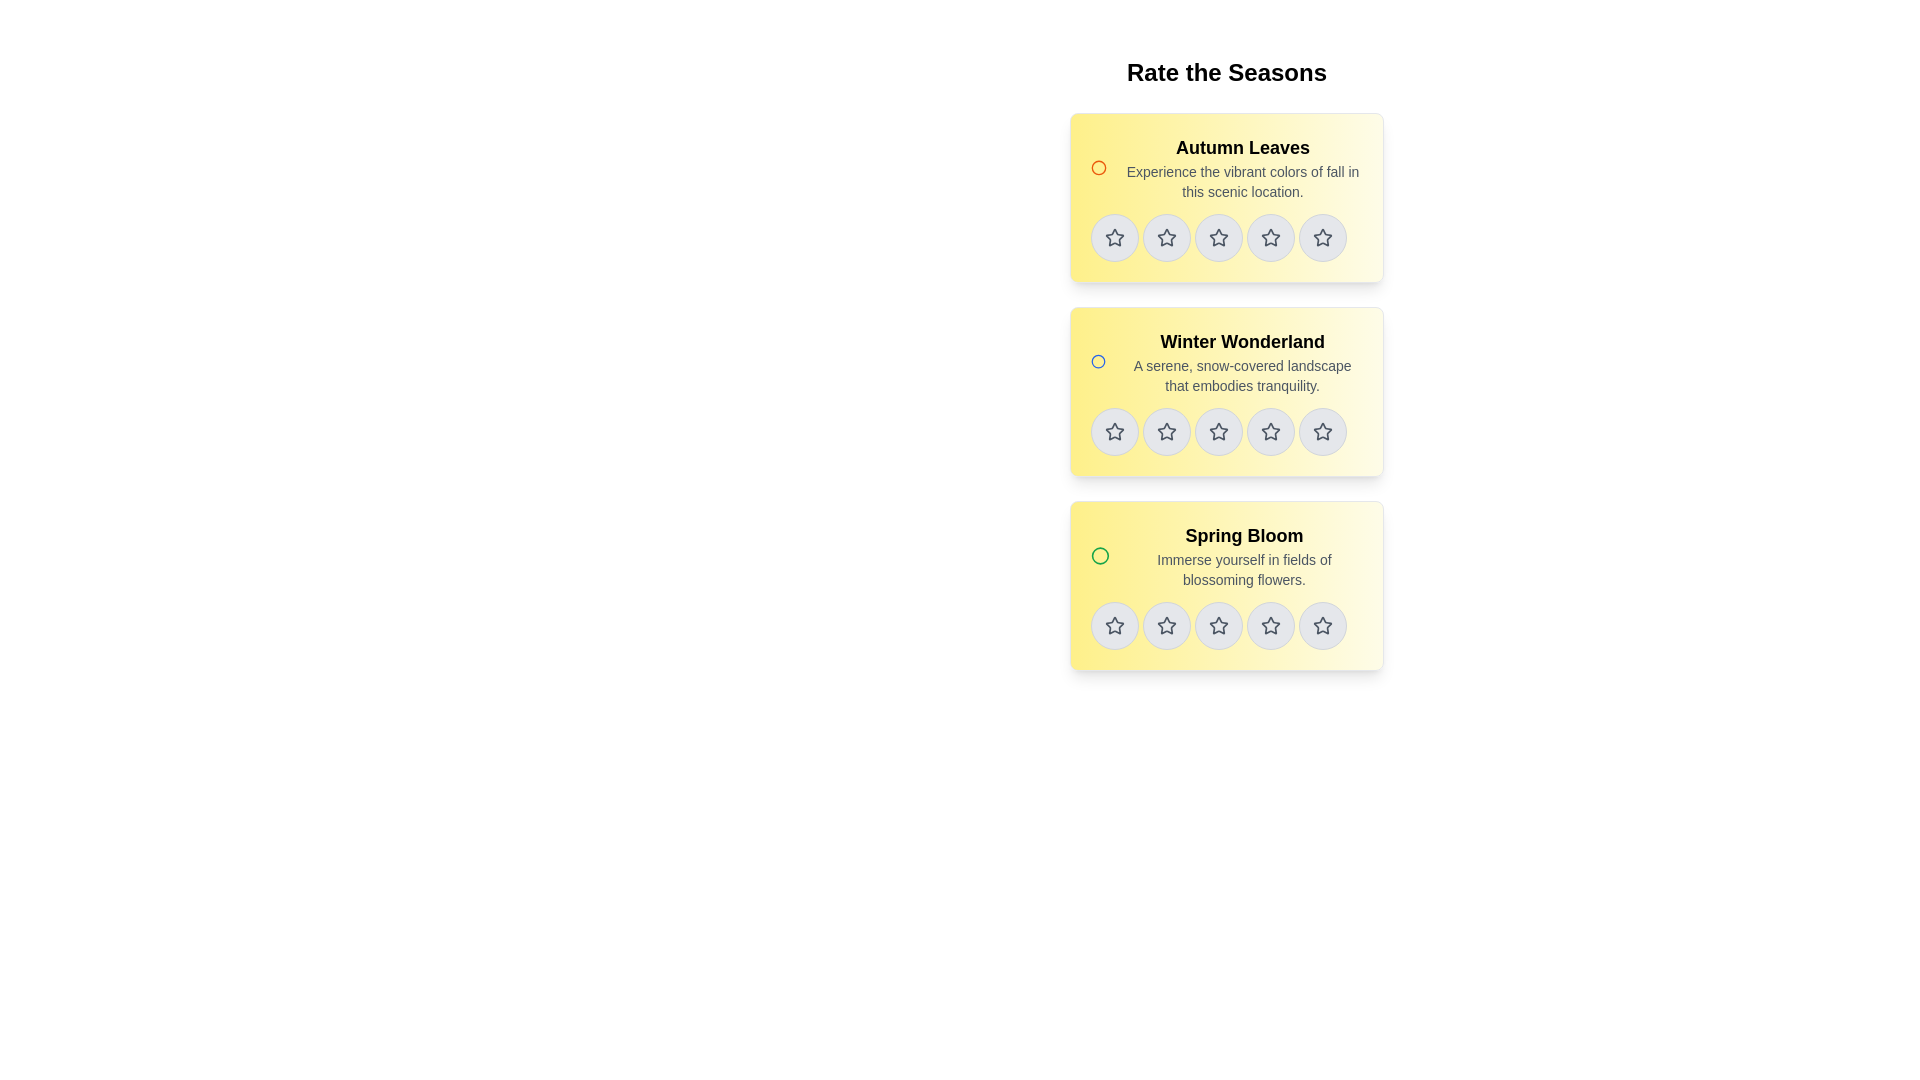  I want to click on the second star button from the left in the 'Autumn Leaves' rating section, so click(1166, 237).